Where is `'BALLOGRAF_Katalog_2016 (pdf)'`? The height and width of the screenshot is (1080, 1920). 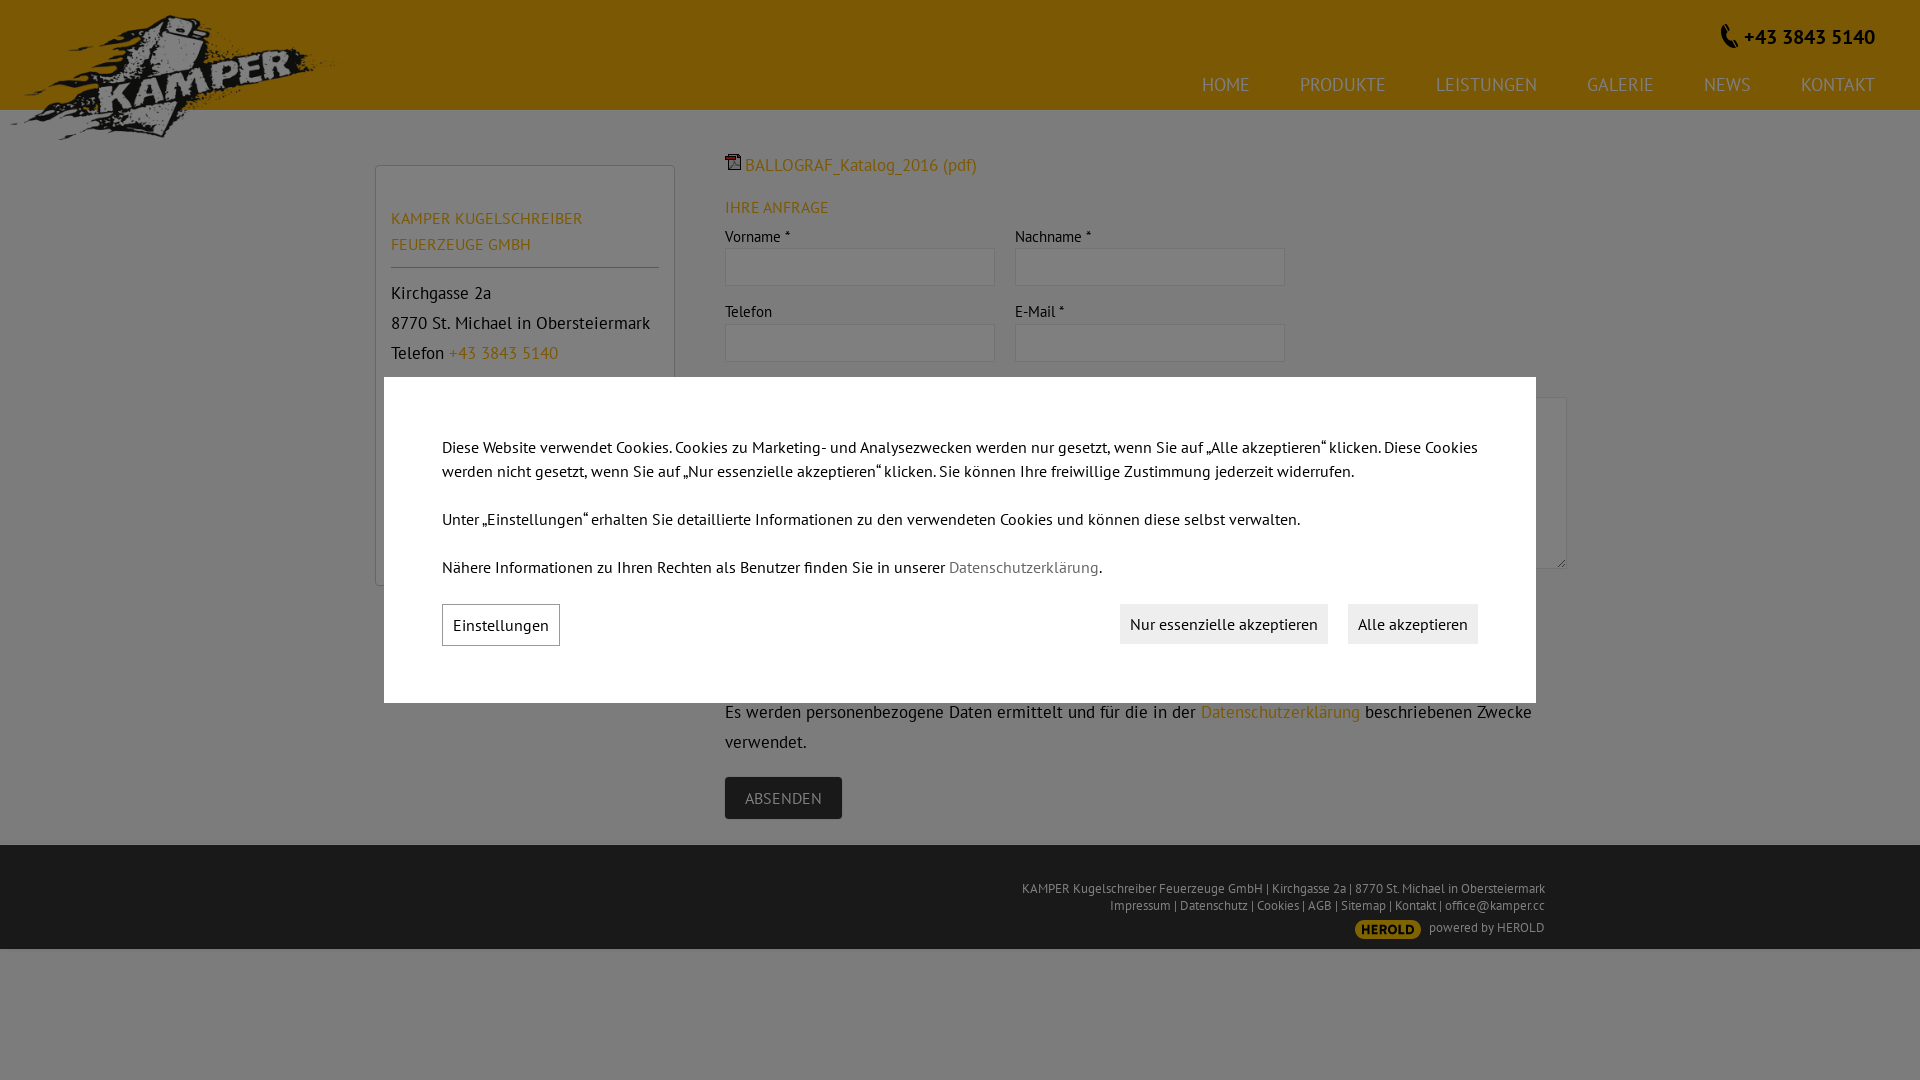
'BALLOGRAF_Katalog_2016 (pdf)' is located at coordinates (723, 164).